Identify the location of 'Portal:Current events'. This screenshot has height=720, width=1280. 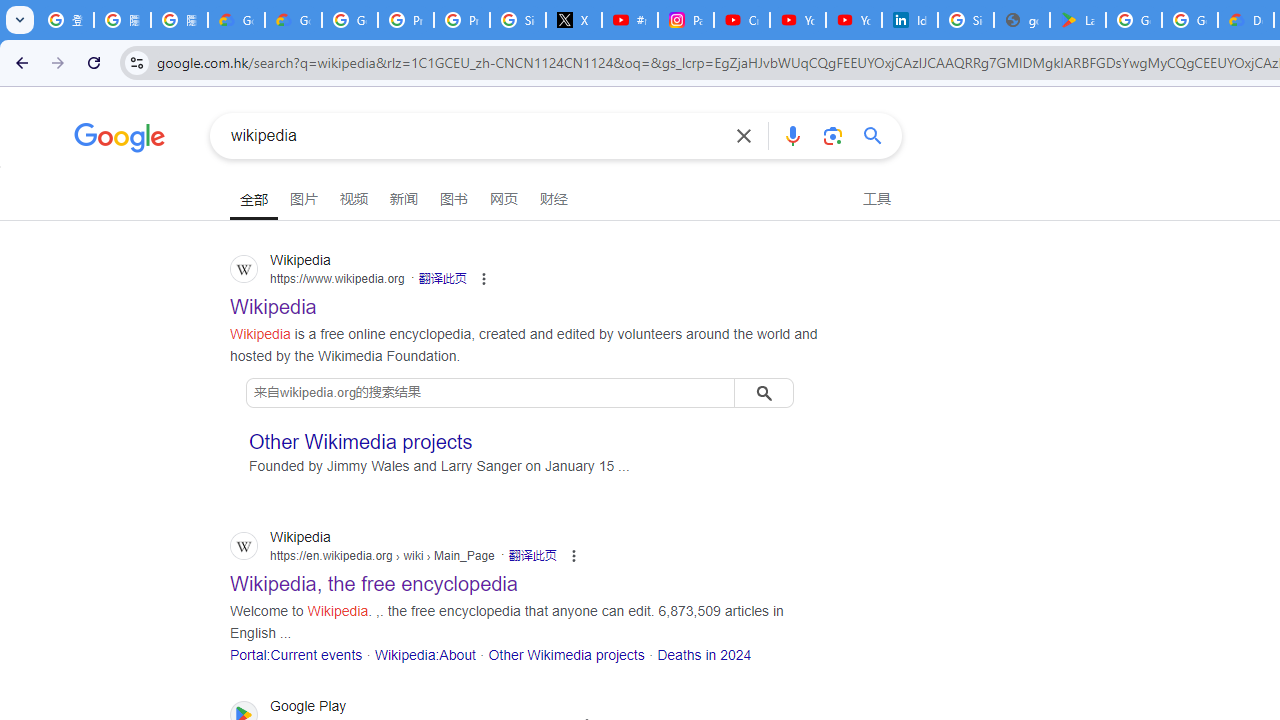
(295, 654).